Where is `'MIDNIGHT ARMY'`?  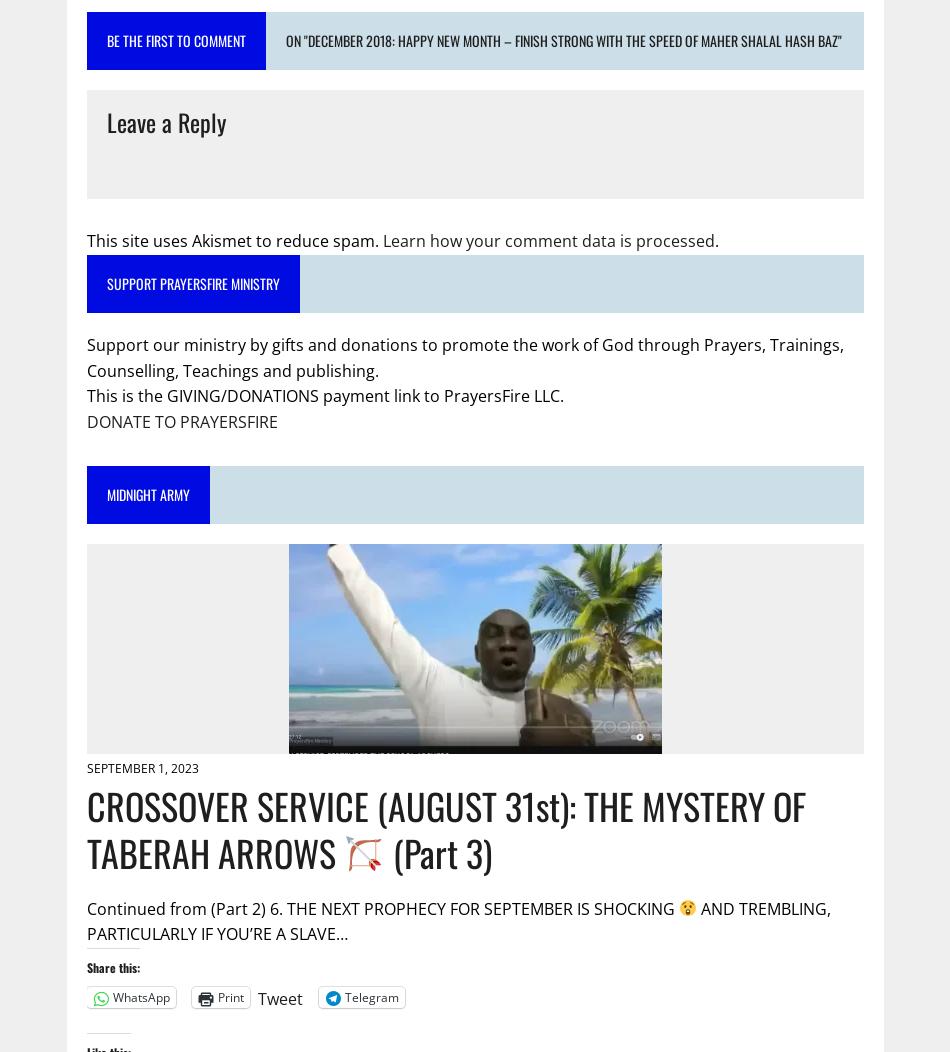
'MIDNIGHT ARMY' is located at coordinates (147, 492).